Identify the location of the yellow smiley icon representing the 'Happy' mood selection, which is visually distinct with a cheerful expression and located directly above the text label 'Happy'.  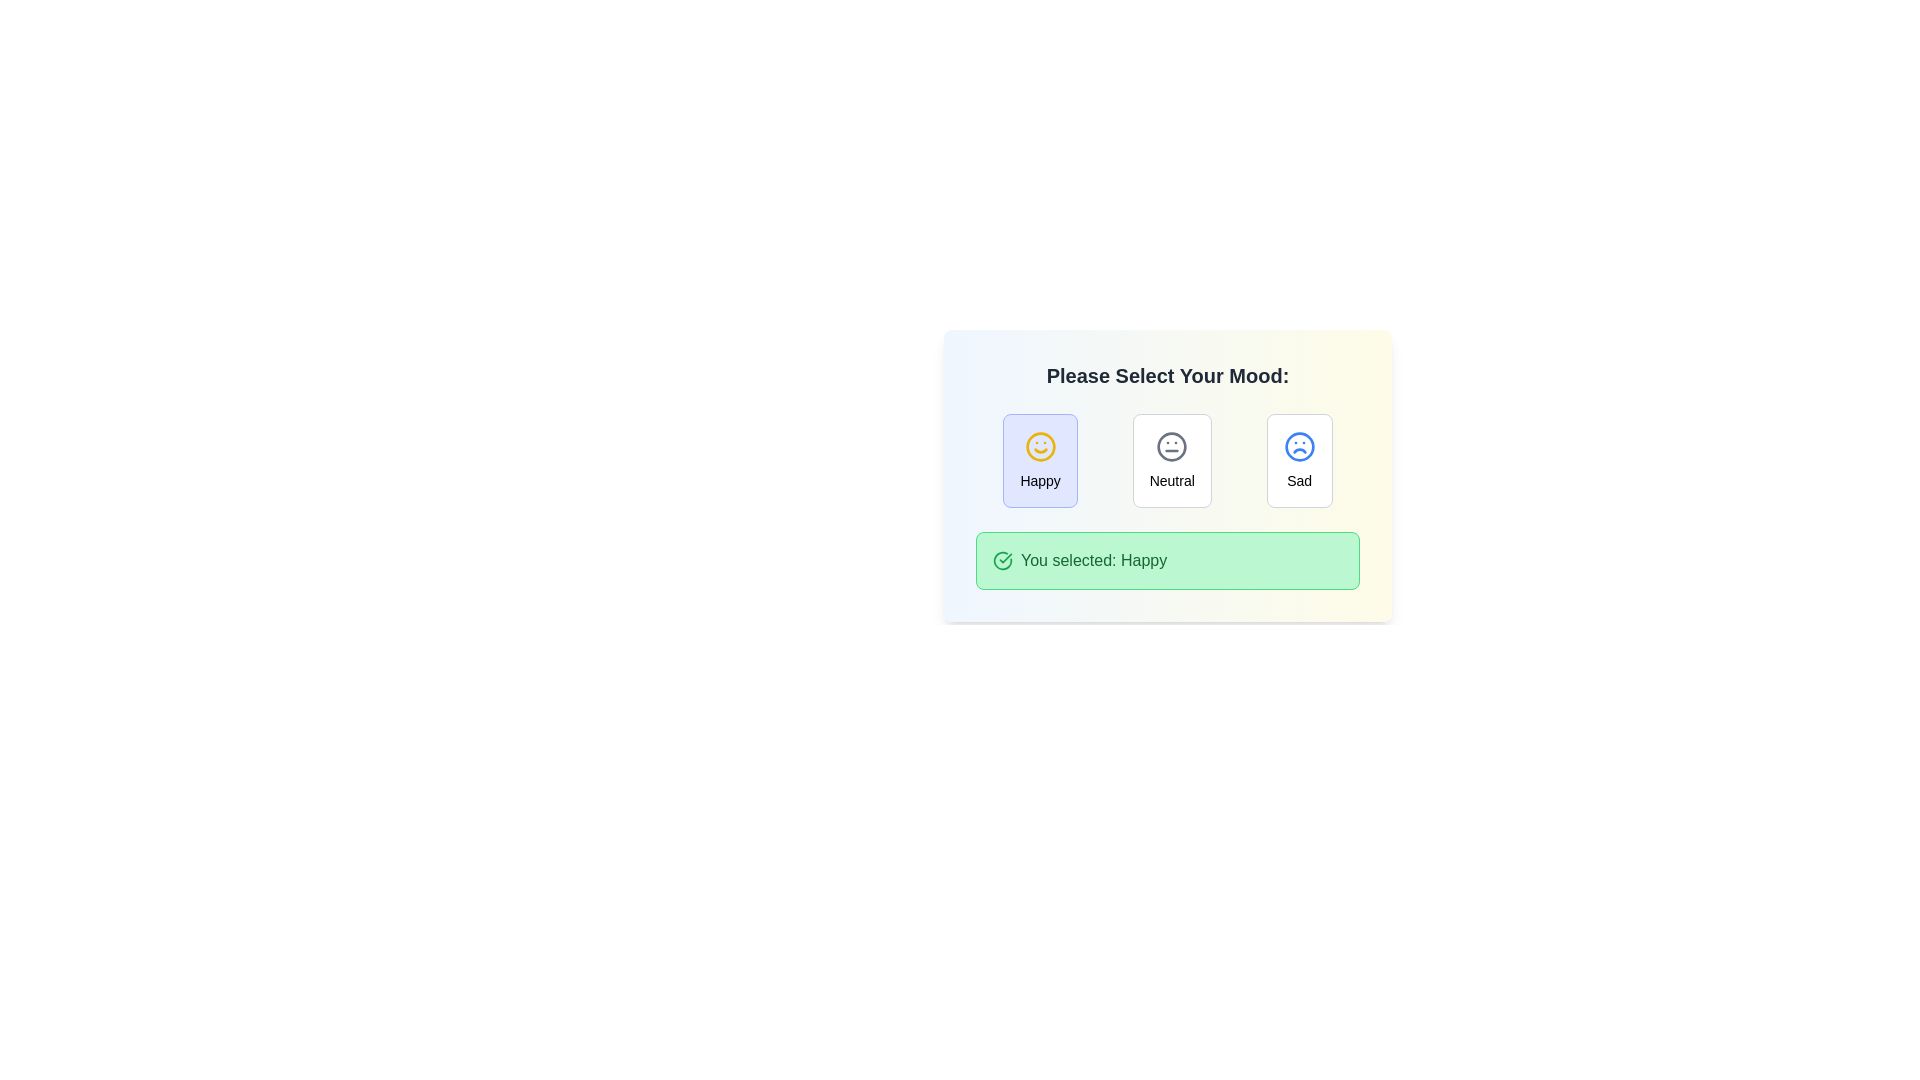
(1040, 446).